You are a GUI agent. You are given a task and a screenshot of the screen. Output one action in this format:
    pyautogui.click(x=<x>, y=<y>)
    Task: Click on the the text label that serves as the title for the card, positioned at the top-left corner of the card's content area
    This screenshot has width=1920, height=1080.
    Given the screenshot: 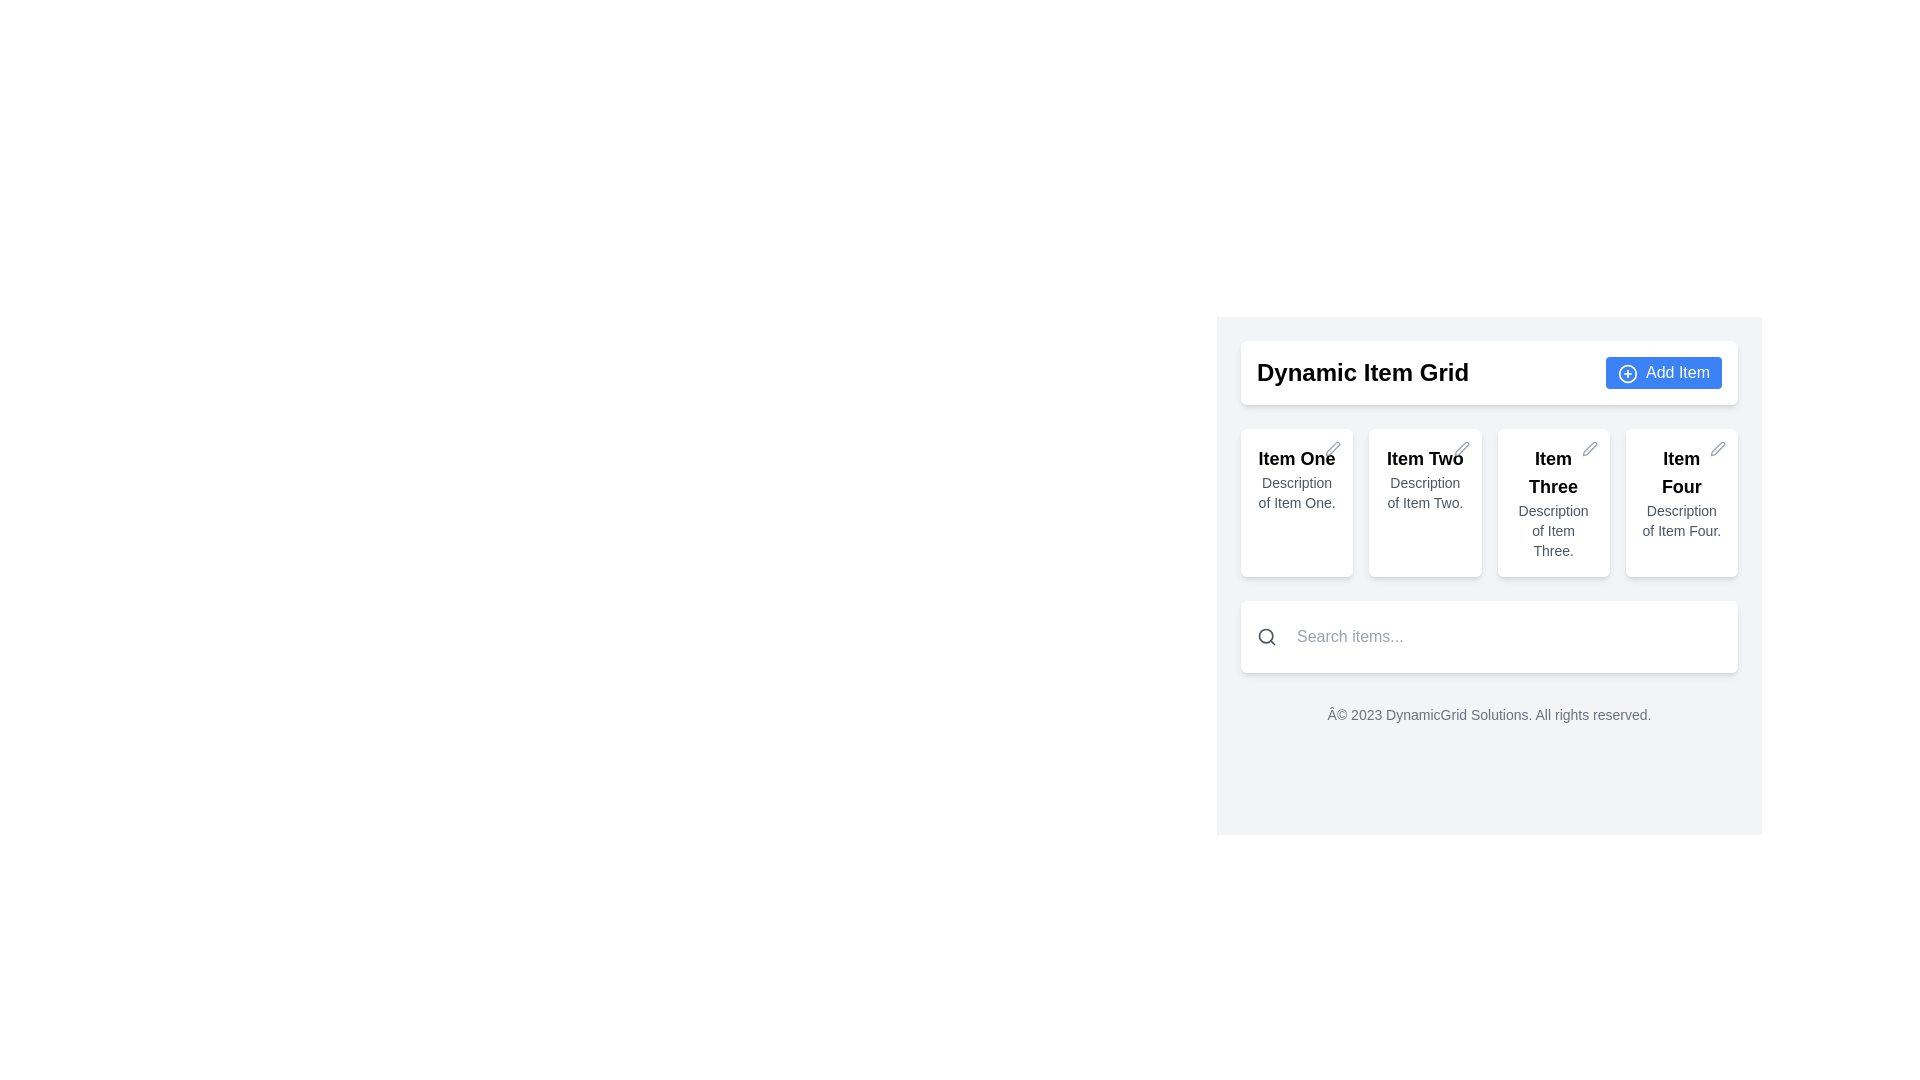 What is the action you would take?
    pyautogui.click(x=1297, y=459)
    